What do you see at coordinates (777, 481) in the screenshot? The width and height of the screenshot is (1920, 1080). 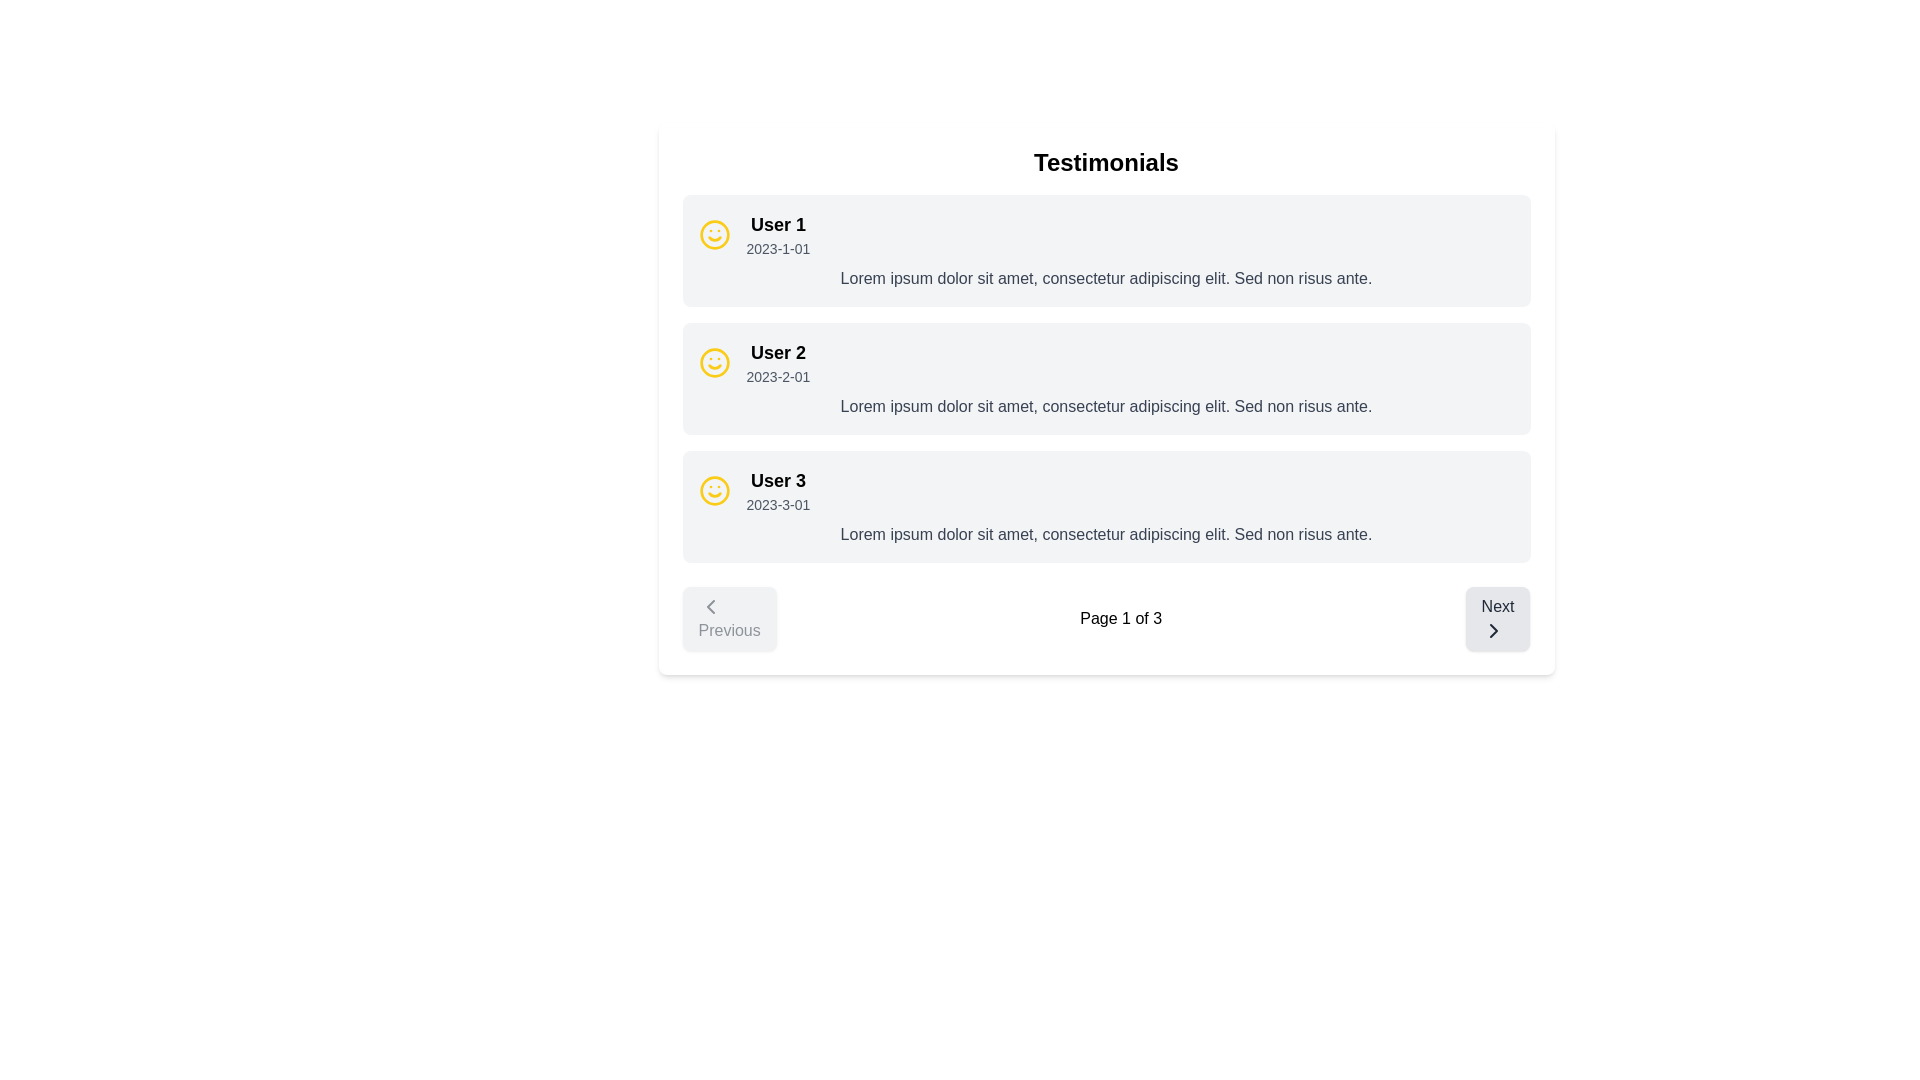 I see `the text label that serves as the heading for the third testimonial entry, located to the left of the date '2023-3-01'` at bounding box center [777, 481].